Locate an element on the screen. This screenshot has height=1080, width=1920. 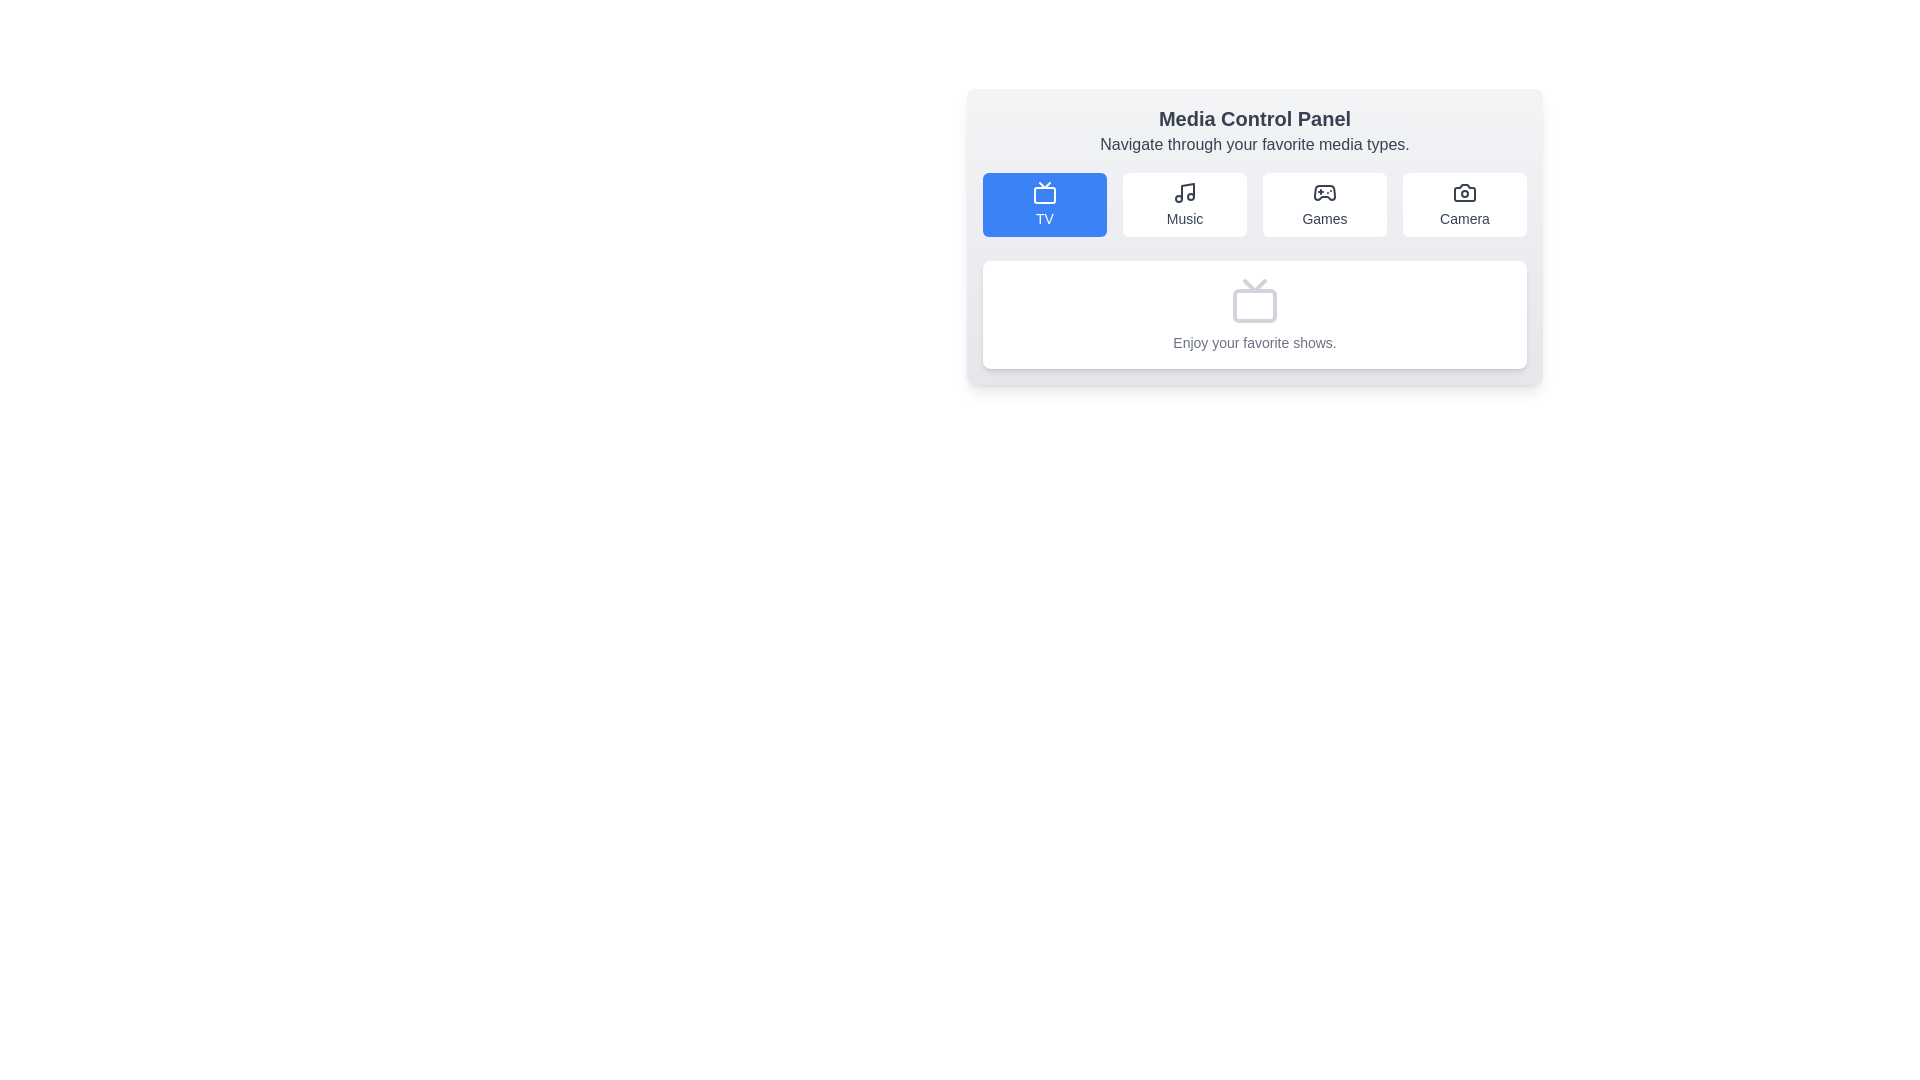
the game controller icon button located in the third slot of the media control panel is located at coordinates (1324, 192).